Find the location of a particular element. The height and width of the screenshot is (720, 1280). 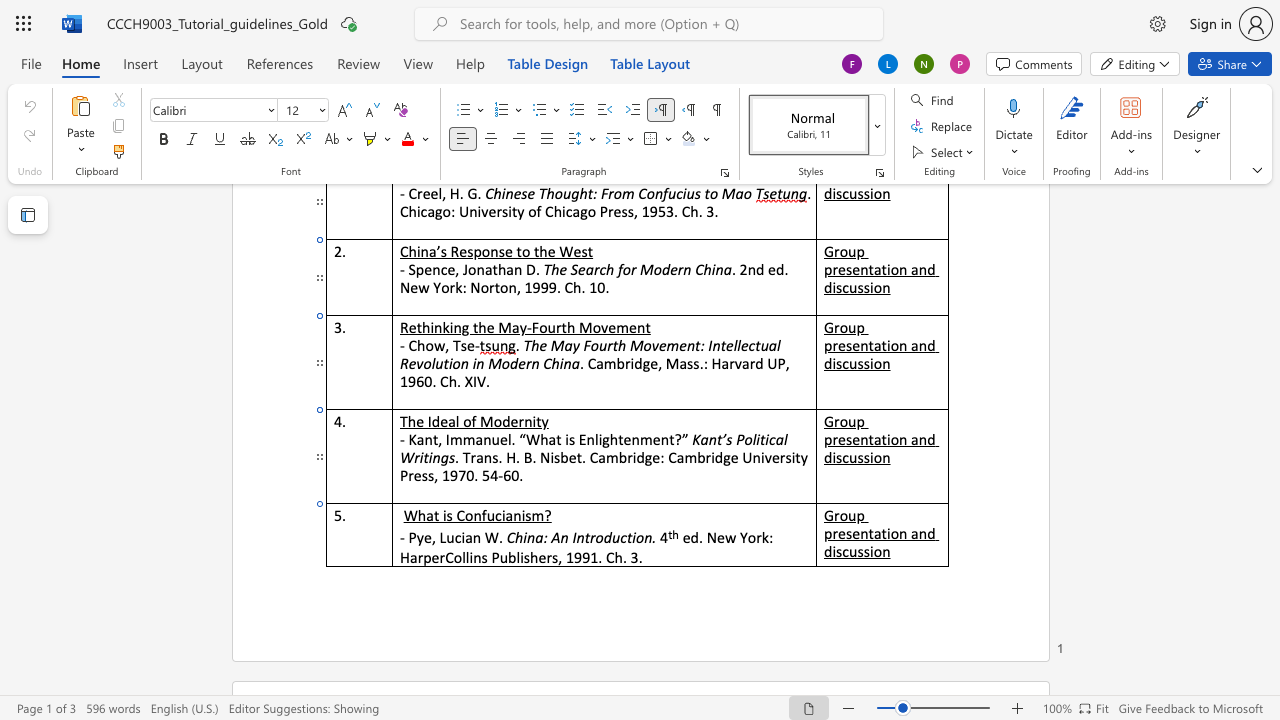

the space between the continuous character "P" and "y" in the text is located at coordinates (415, 537).